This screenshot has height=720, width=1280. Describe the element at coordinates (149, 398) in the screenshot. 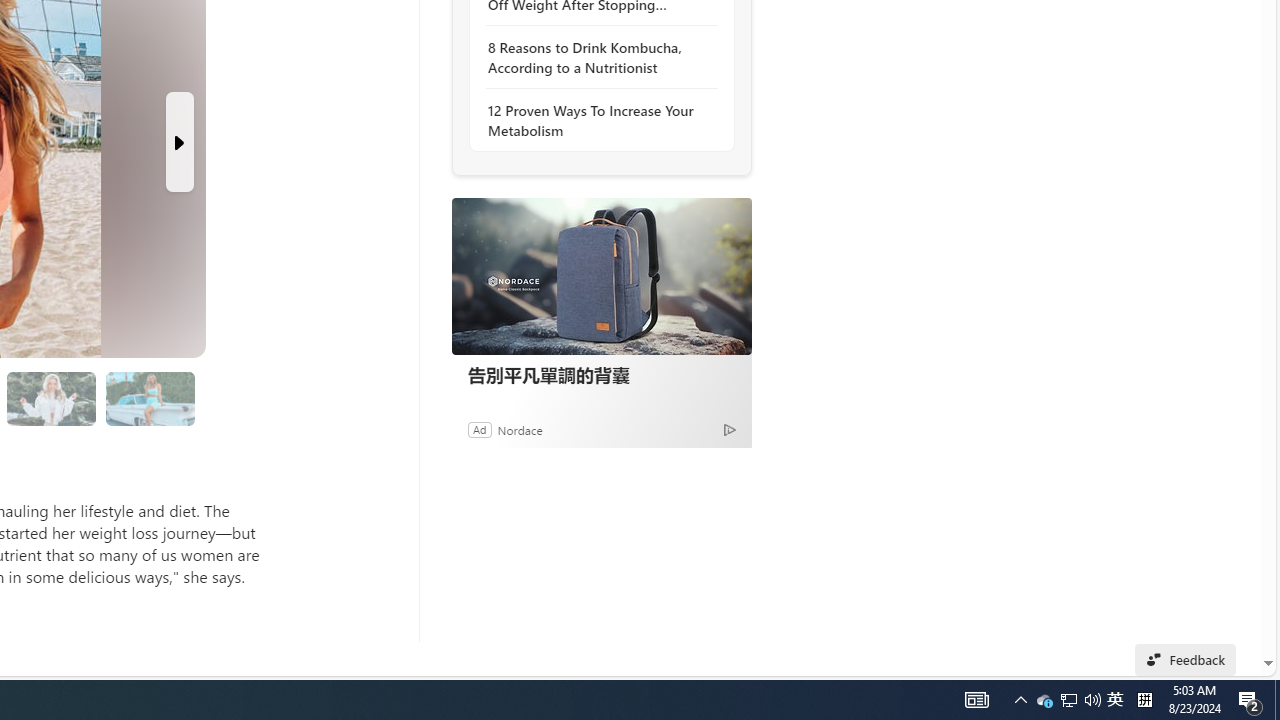

I see `'8 I Stopped Comparing Myself to Others'` at that location.